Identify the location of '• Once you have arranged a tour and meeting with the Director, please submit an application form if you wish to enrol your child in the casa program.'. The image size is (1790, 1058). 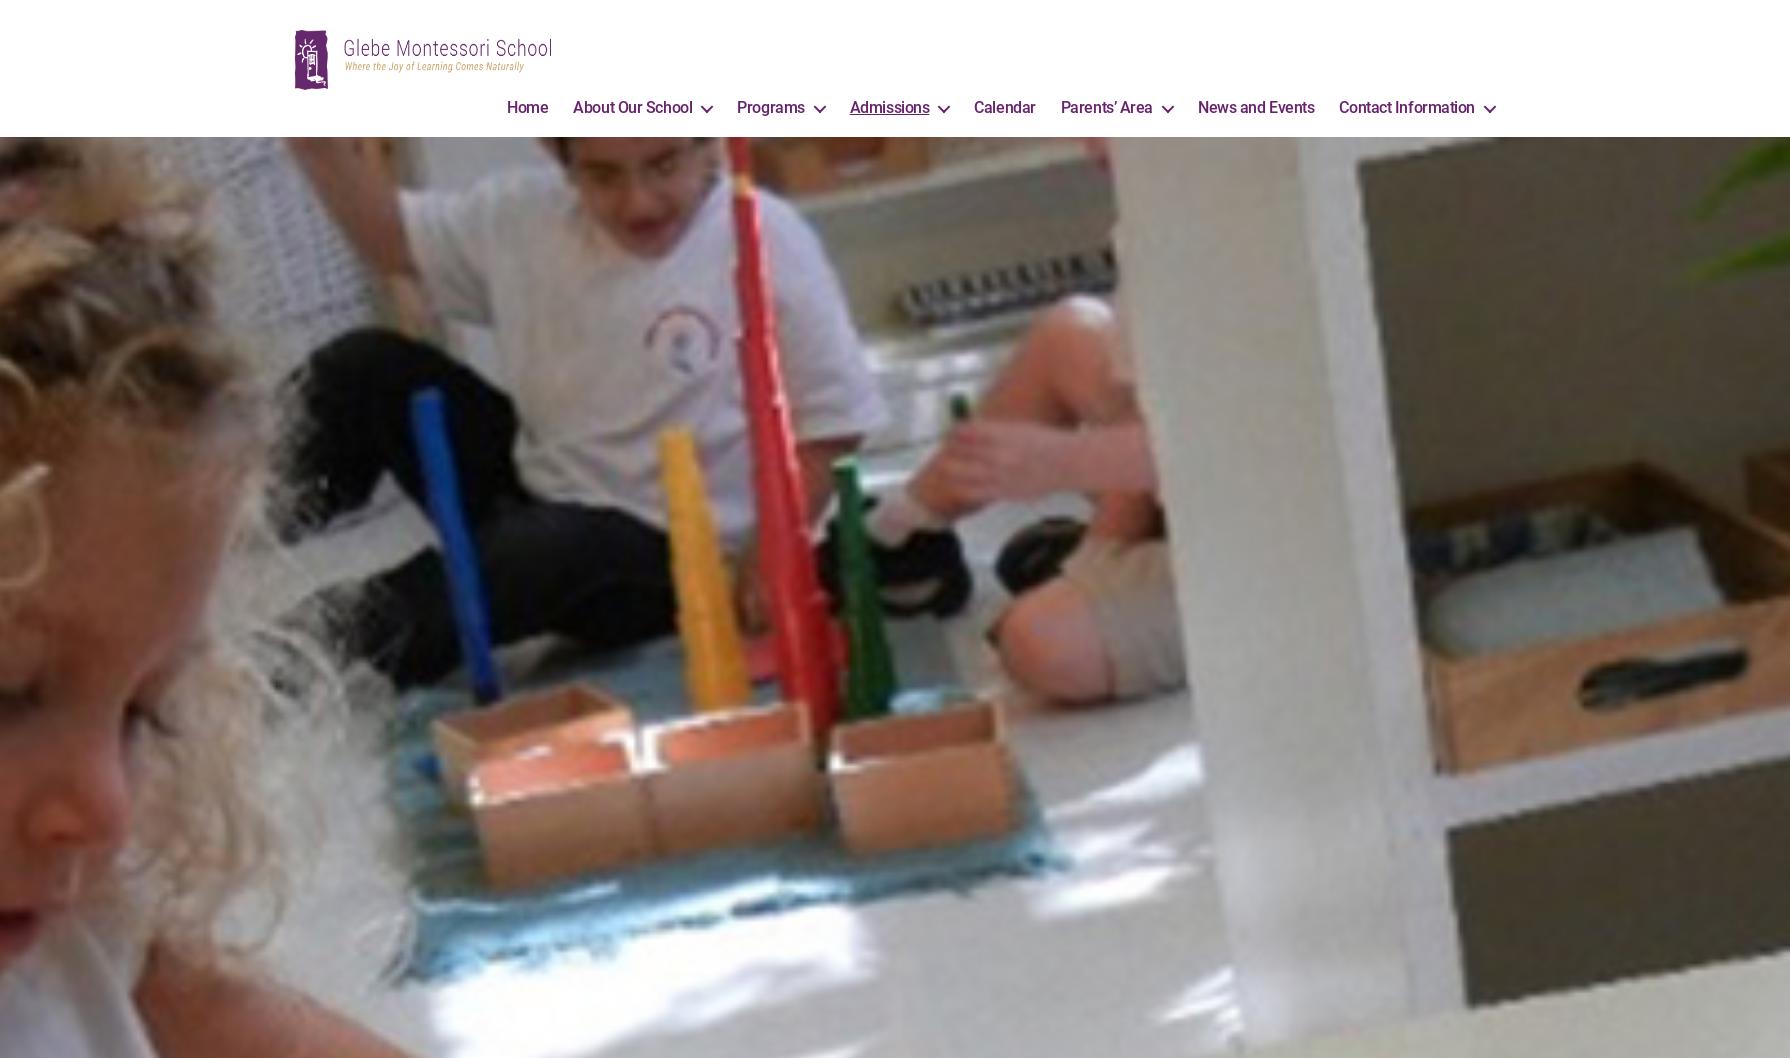
(1021, 628).